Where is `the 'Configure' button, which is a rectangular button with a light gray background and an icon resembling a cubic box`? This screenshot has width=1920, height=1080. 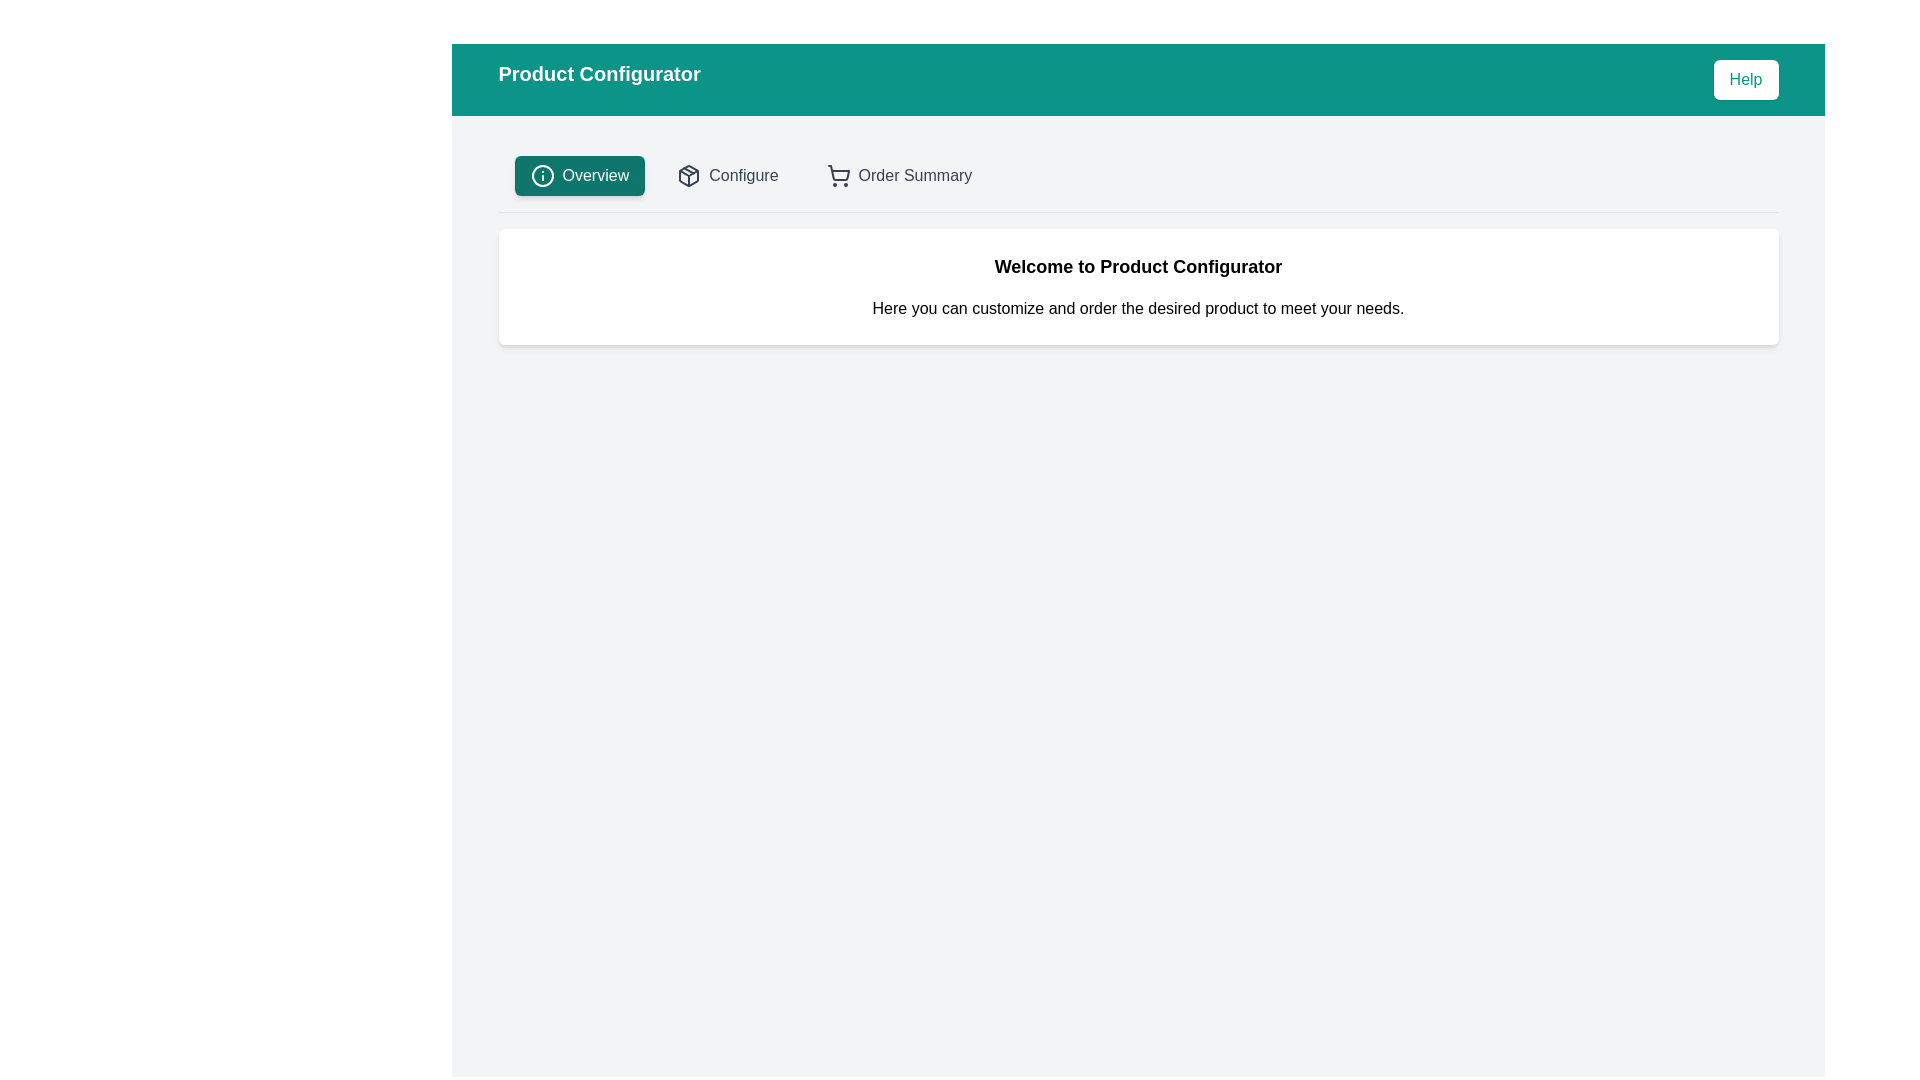 the 'Configure' button, which is a rectangular button with a light gray background and an icon resembling a cubic box is located at coordinates (726, 175).